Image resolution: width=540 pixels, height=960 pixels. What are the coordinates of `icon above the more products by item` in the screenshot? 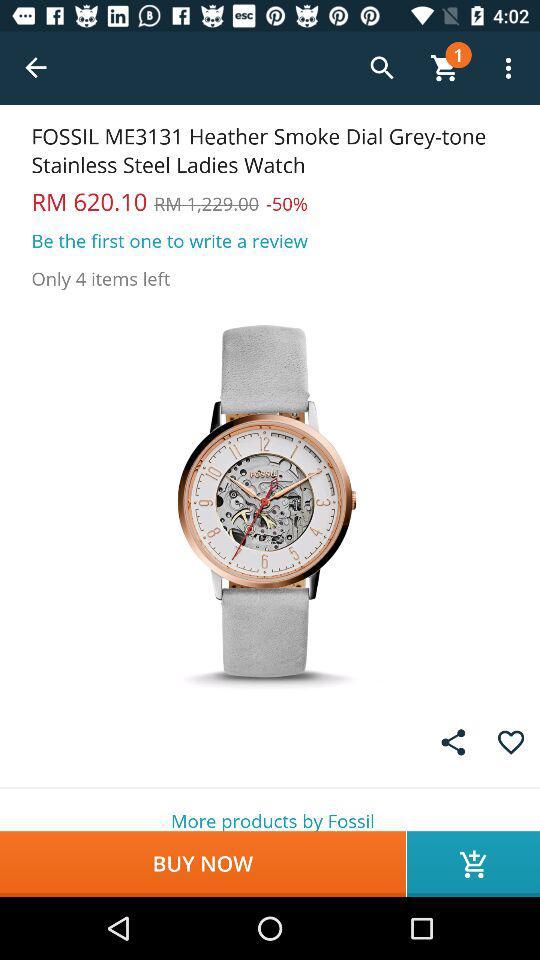 It's located at (453, 741).